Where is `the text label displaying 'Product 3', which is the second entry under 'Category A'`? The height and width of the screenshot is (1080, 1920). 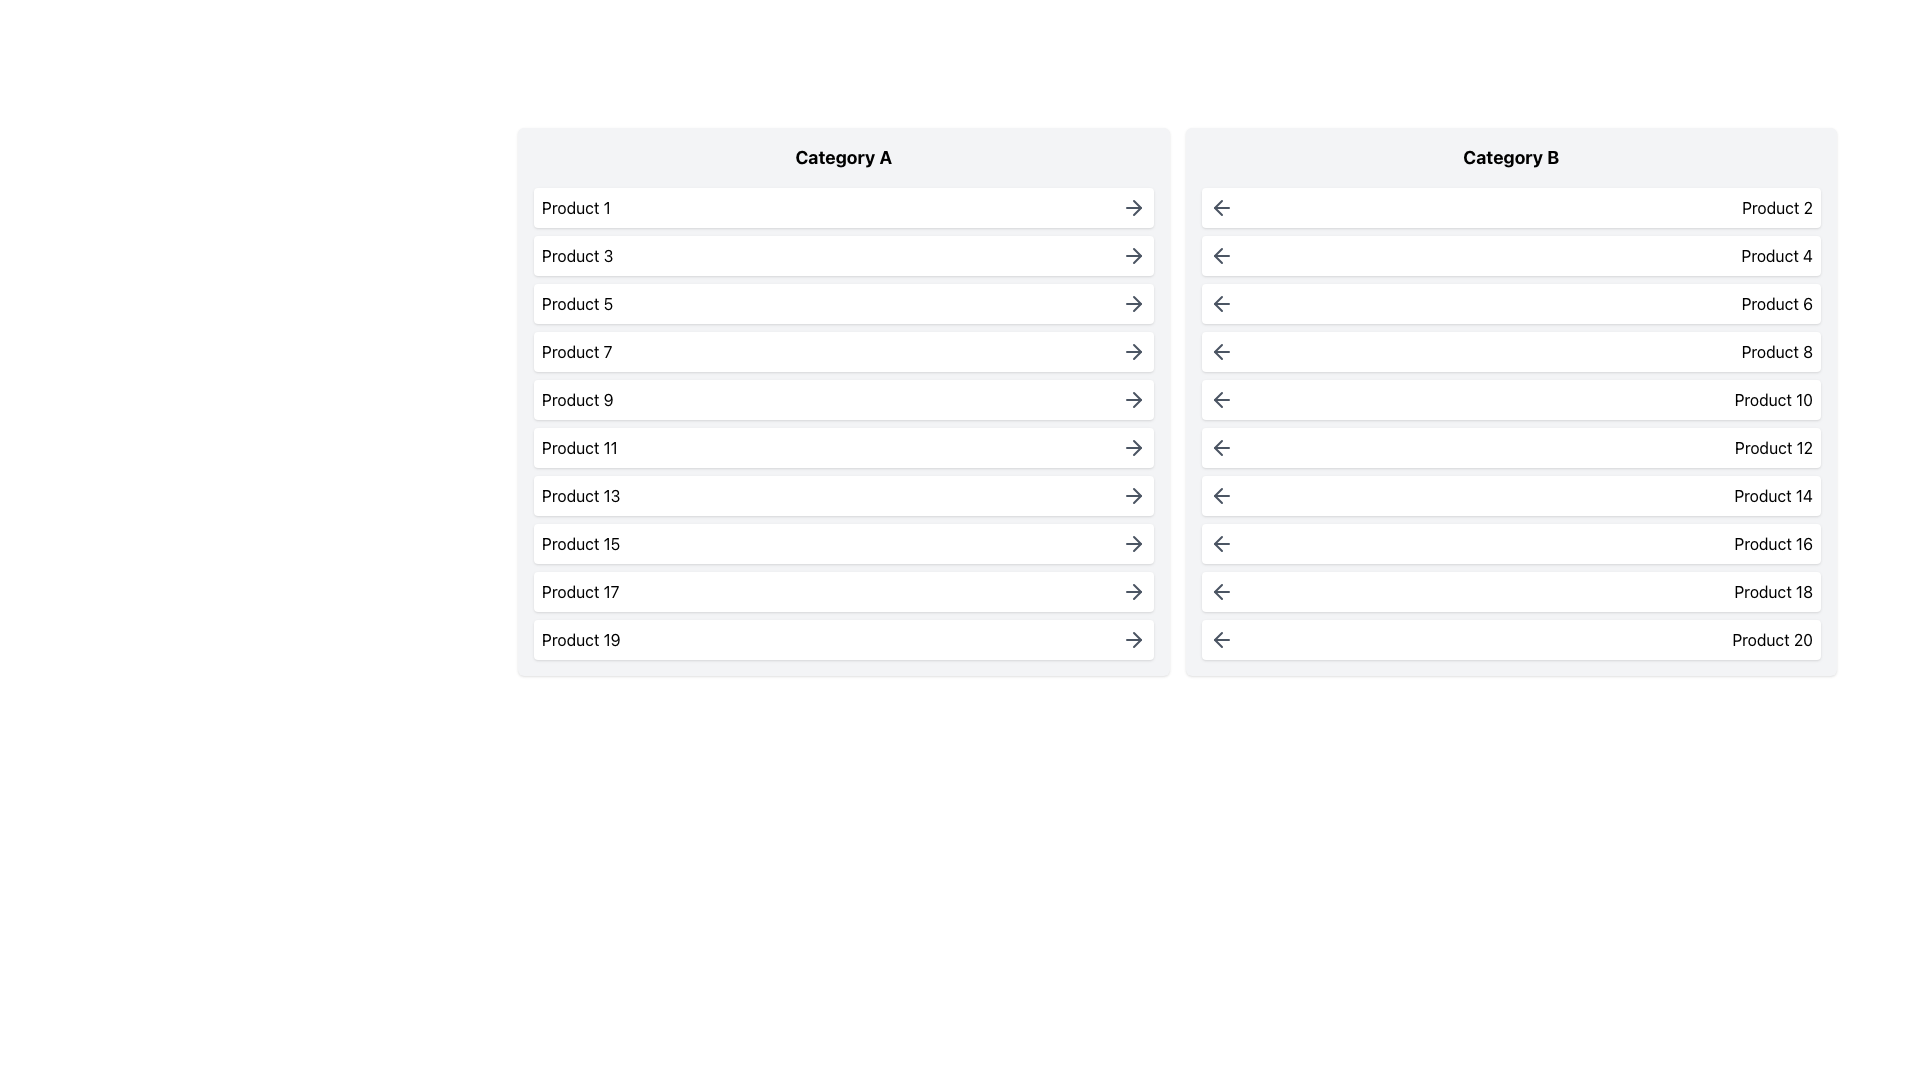 the text label displaying 'Product 3', which is the second entry under 'Category A' is located at coordinates (576, 254).